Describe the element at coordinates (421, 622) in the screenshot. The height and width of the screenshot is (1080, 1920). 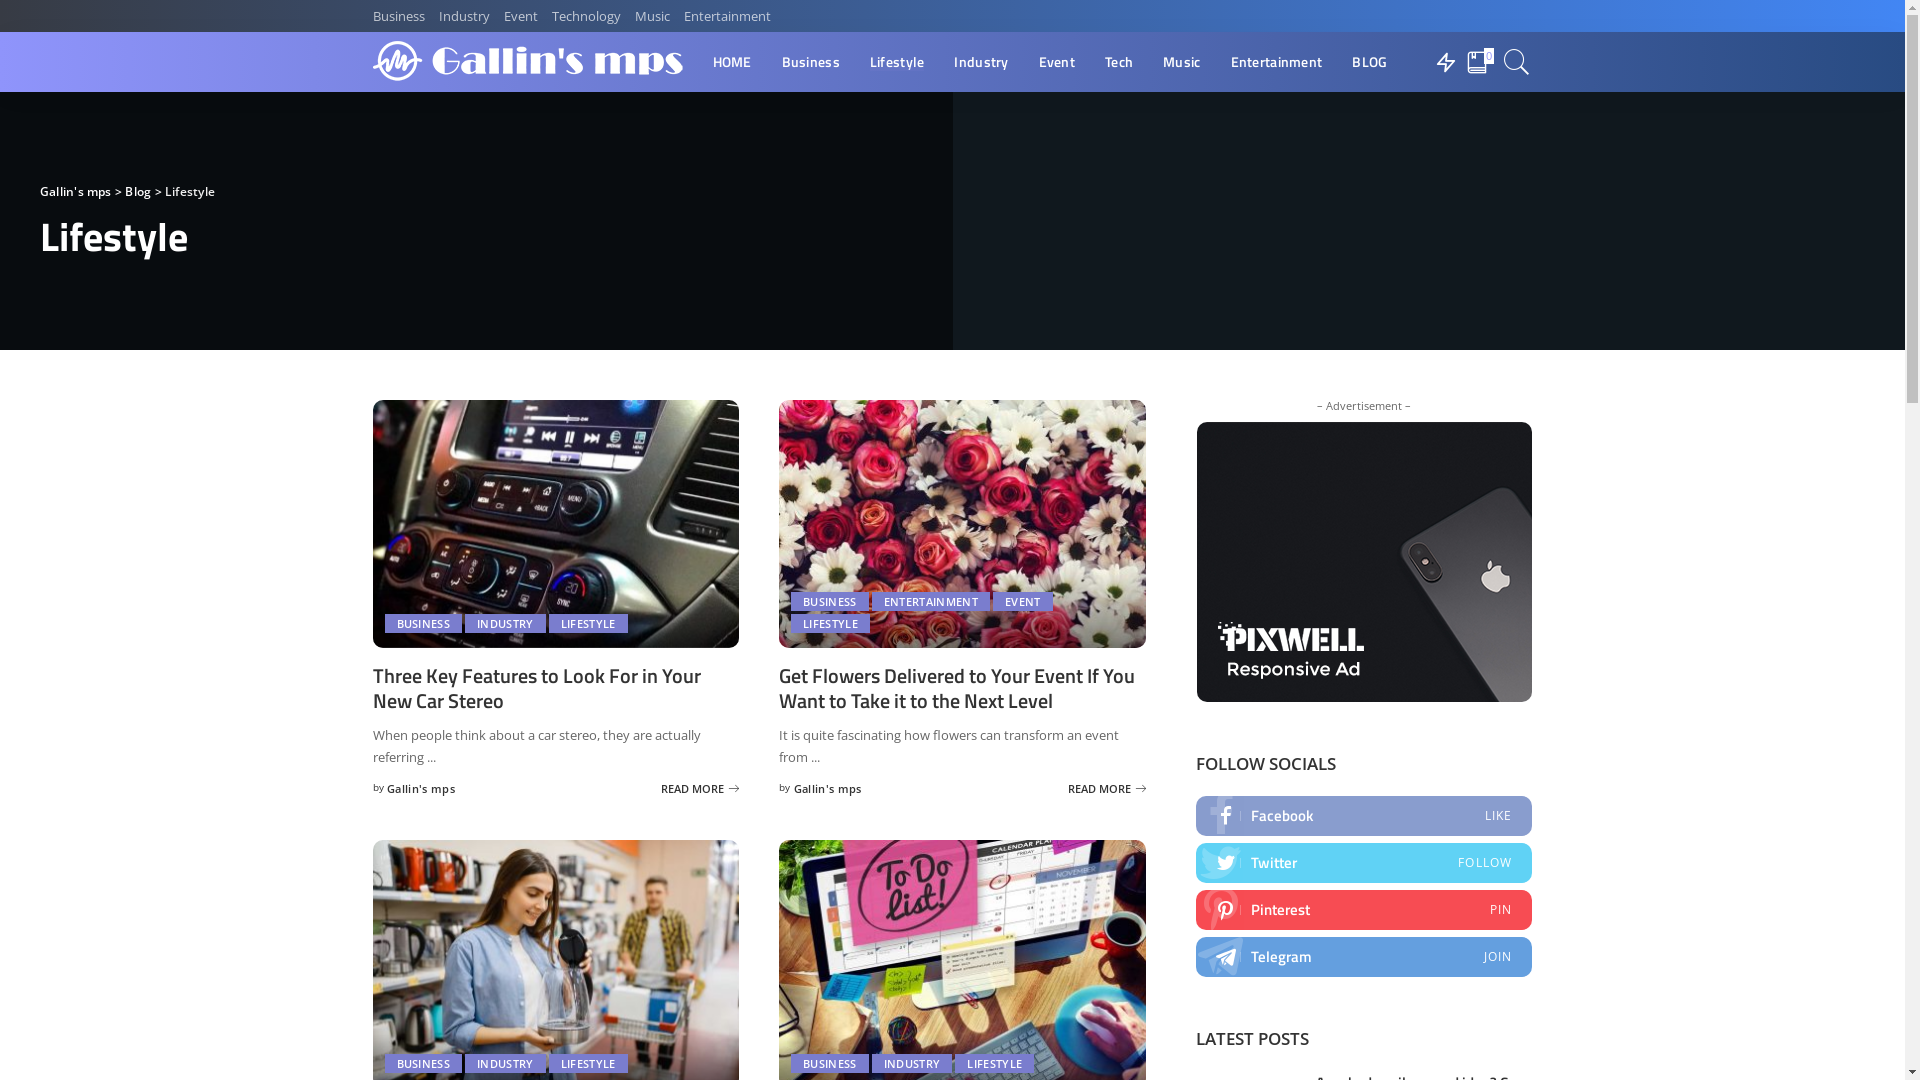
I see `'BUSINESS'` at that location.